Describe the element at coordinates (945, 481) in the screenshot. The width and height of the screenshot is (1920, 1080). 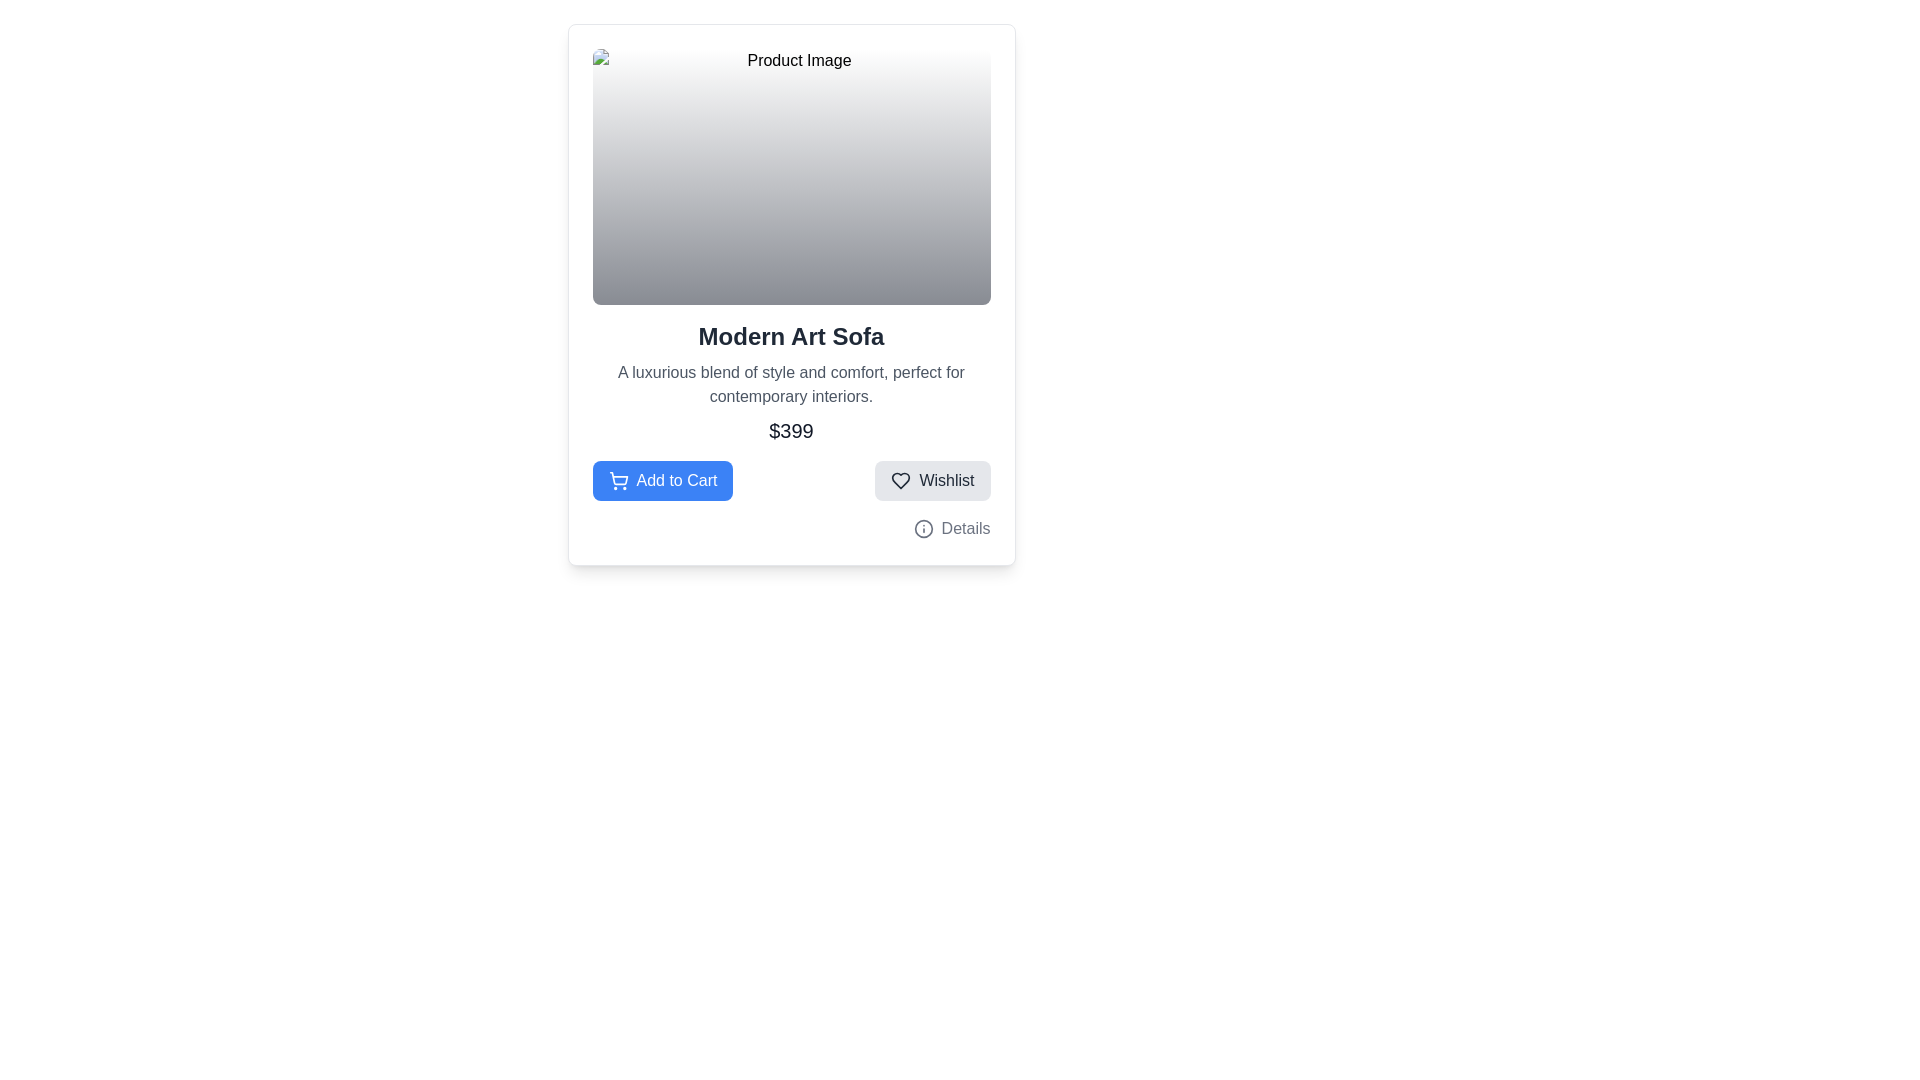
I see `the text label within the button that indicates the purpose of adding the product to a wishlist` at that location.